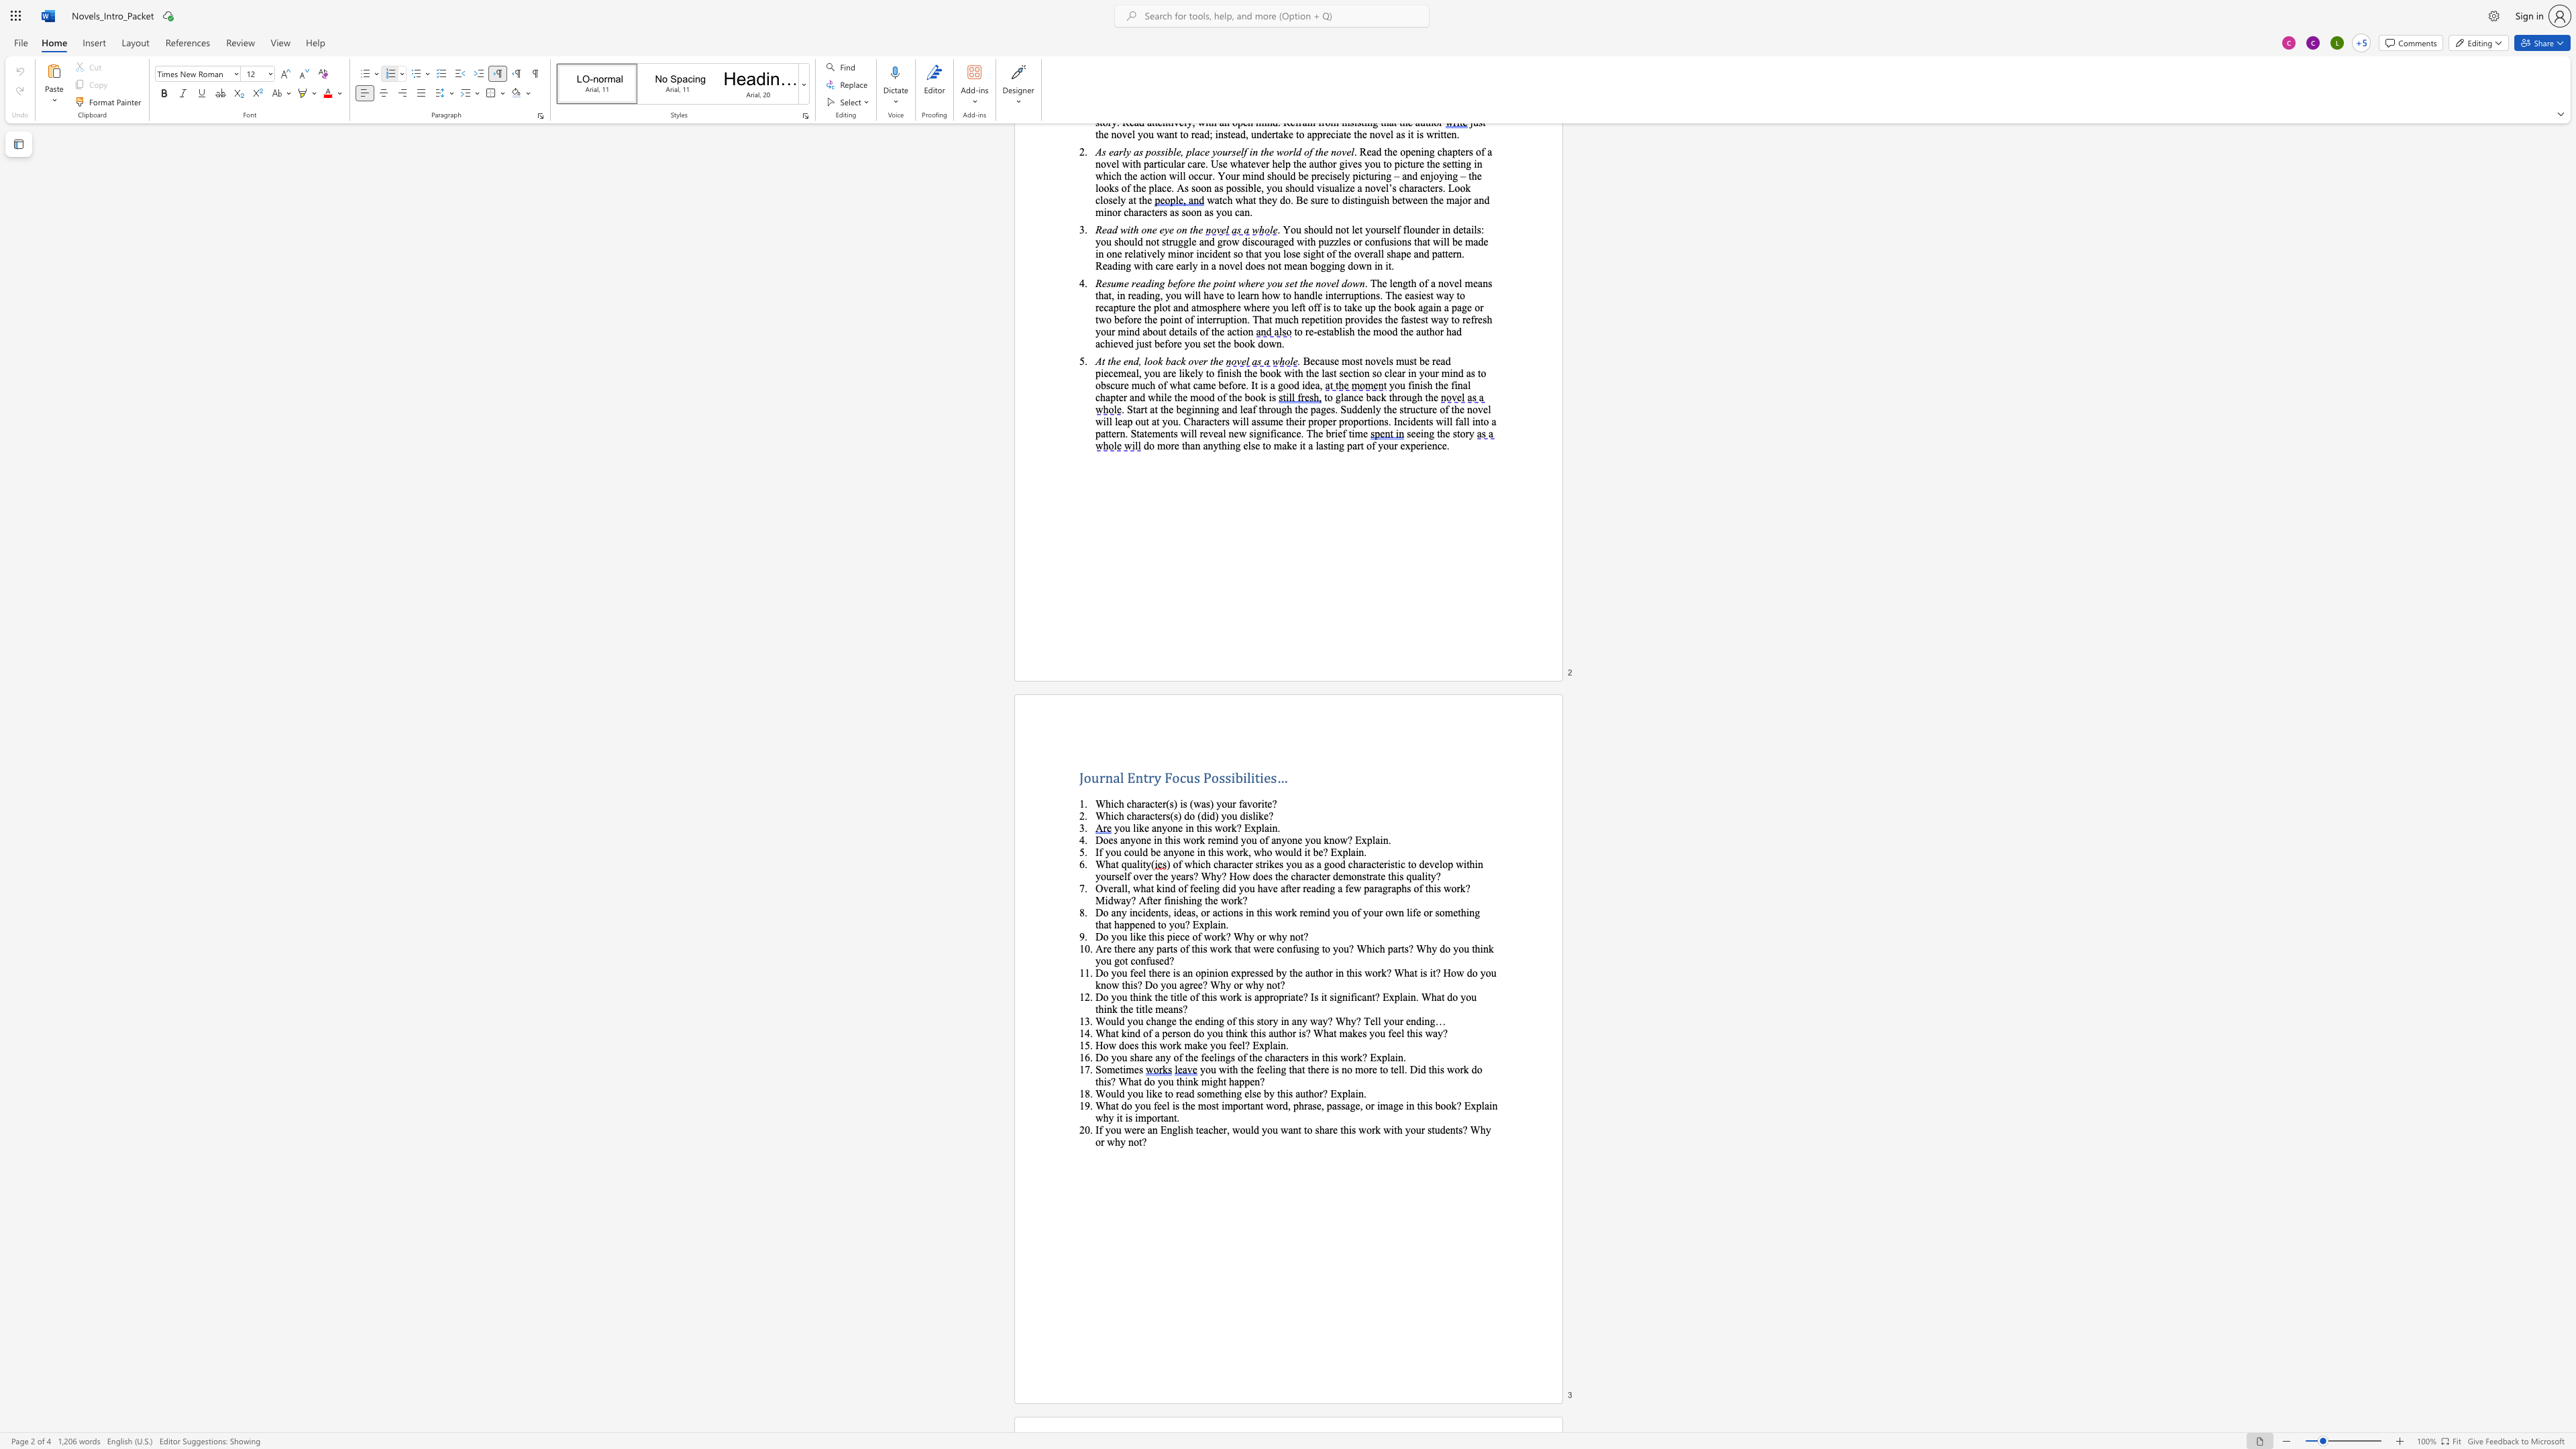 The width and height of the screenshot is (2576, 1449). Describe the element at coordinates (1404, 1057) in the screenshot. I see `the 1th character "." in the text` at that location.